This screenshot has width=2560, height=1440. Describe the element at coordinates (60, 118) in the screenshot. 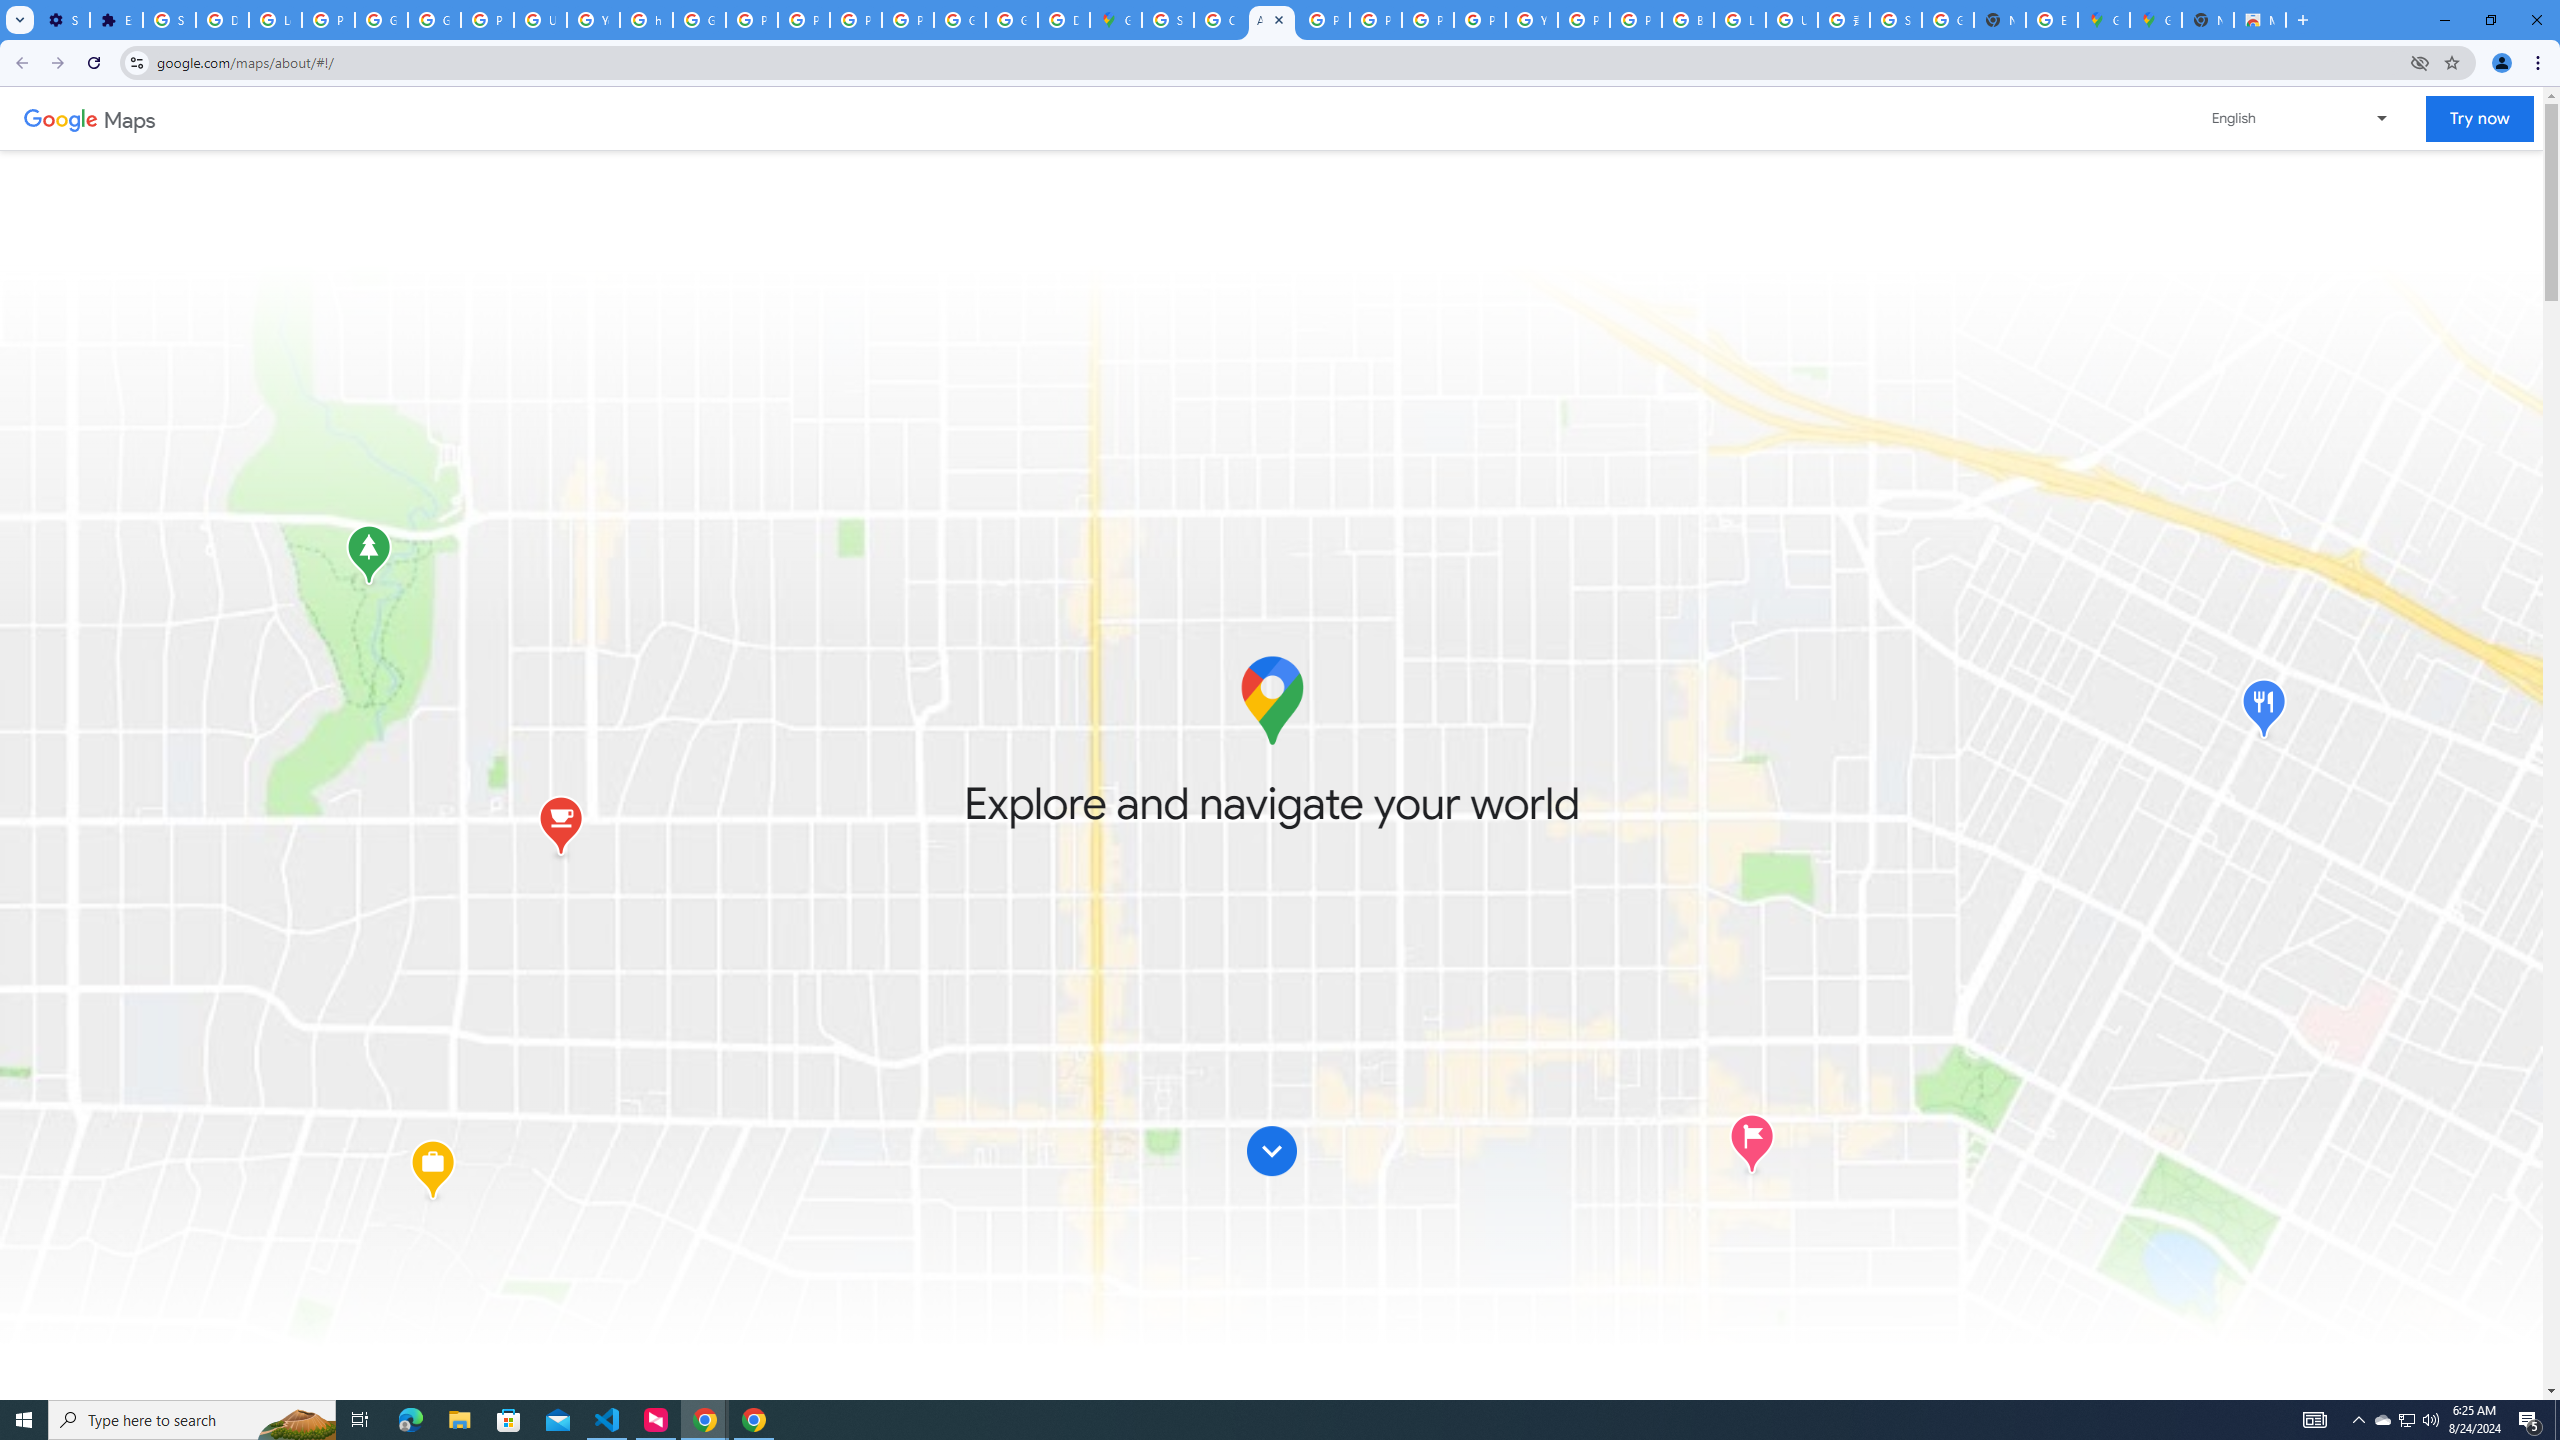

I see `'Google'` at that location.